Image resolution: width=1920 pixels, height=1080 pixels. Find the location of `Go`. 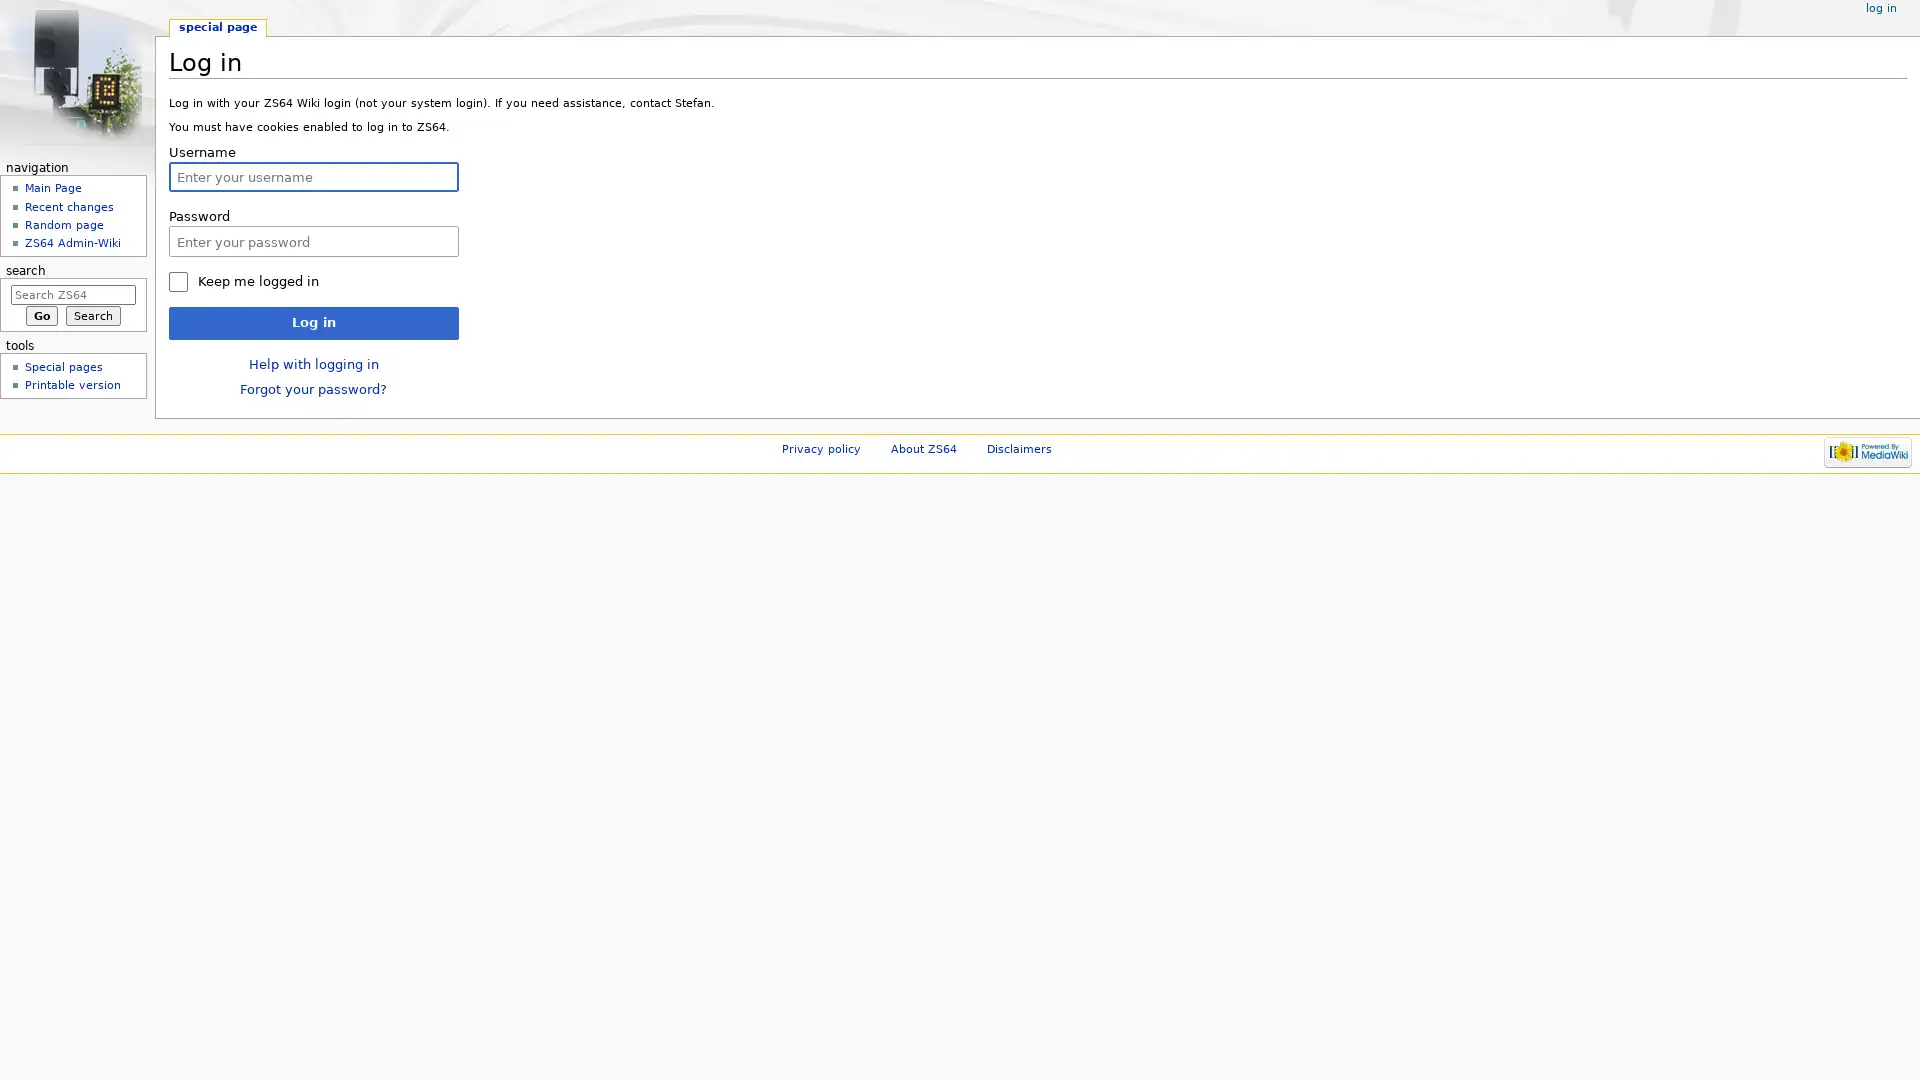

Go is located at coordinates (41, 315).